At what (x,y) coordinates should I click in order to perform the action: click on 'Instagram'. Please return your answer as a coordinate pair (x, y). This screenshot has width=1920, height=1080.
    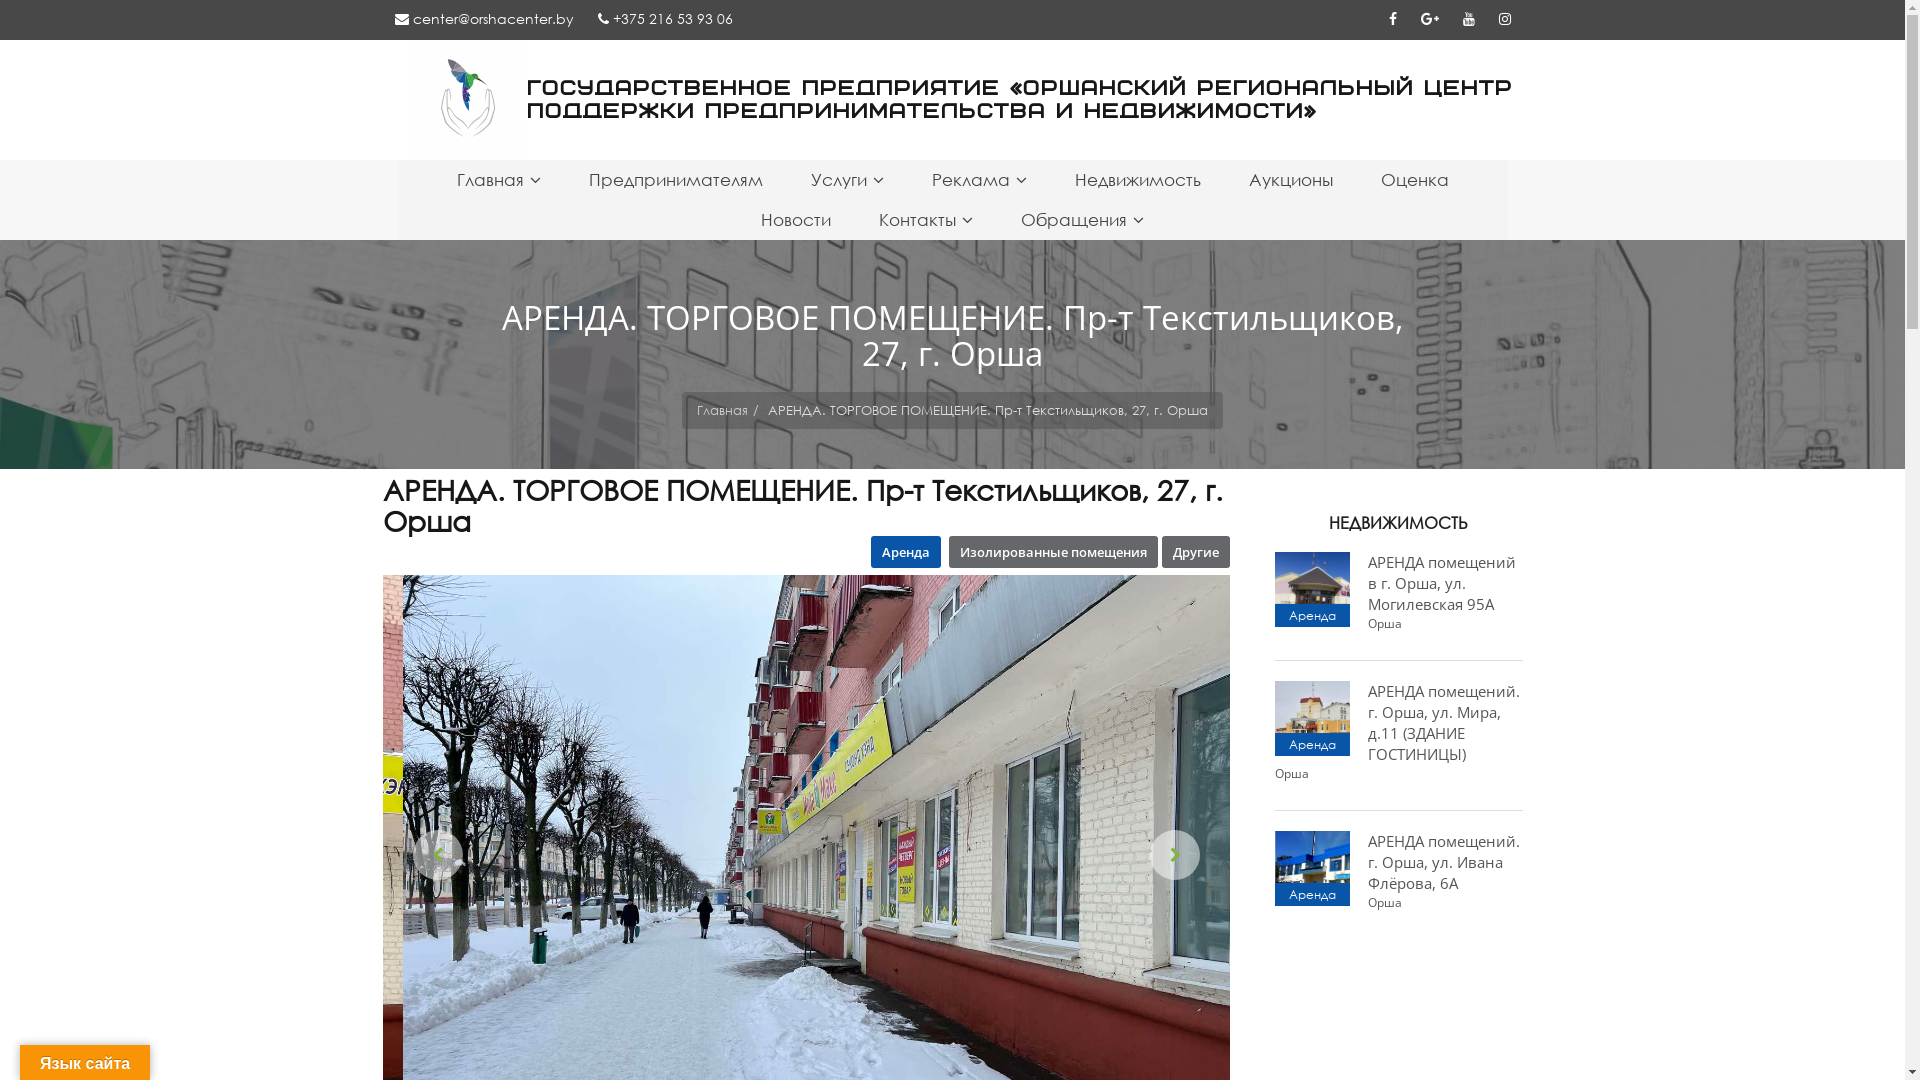
    Looking at the image, I should click on (1503, 18).